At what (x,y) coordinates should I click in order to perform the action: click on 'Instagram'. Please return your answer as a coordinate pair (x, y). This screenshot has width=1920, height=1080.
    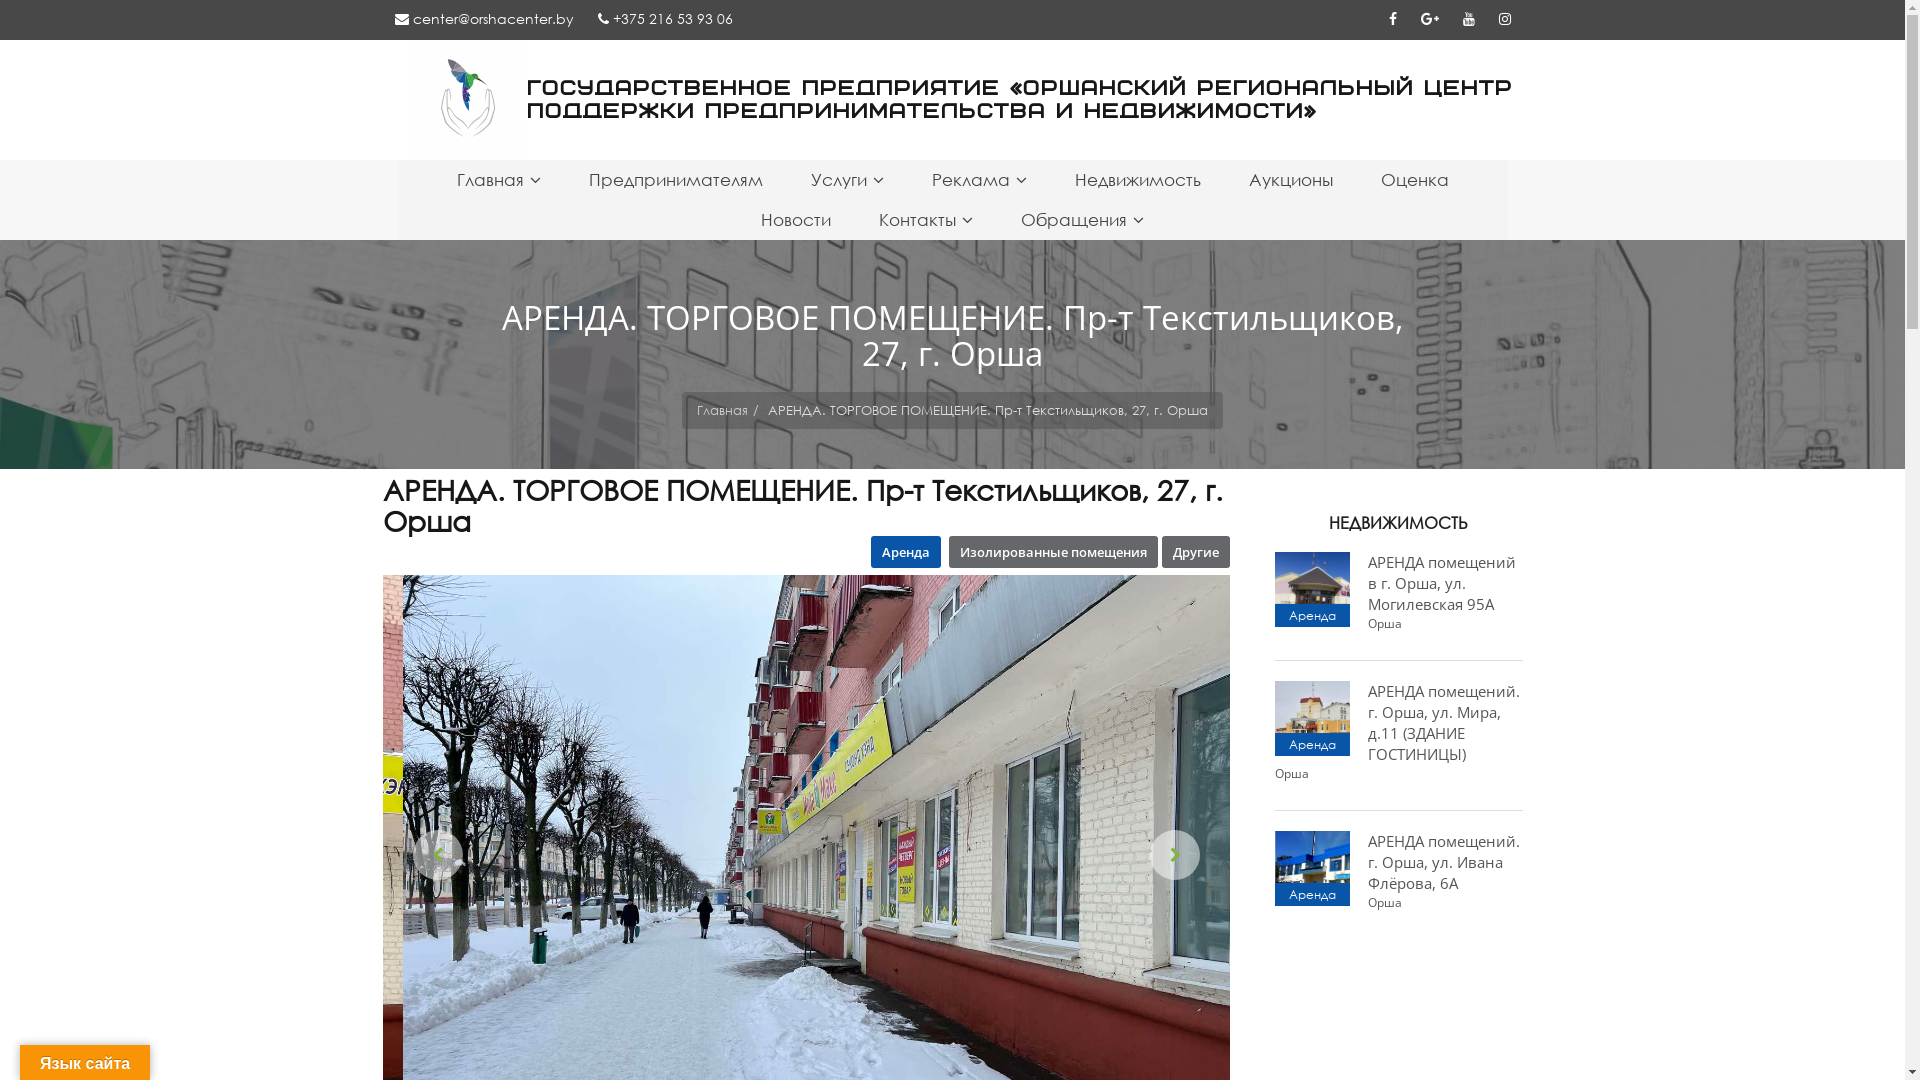
    Looking at the image, I should click on (1503, 18).